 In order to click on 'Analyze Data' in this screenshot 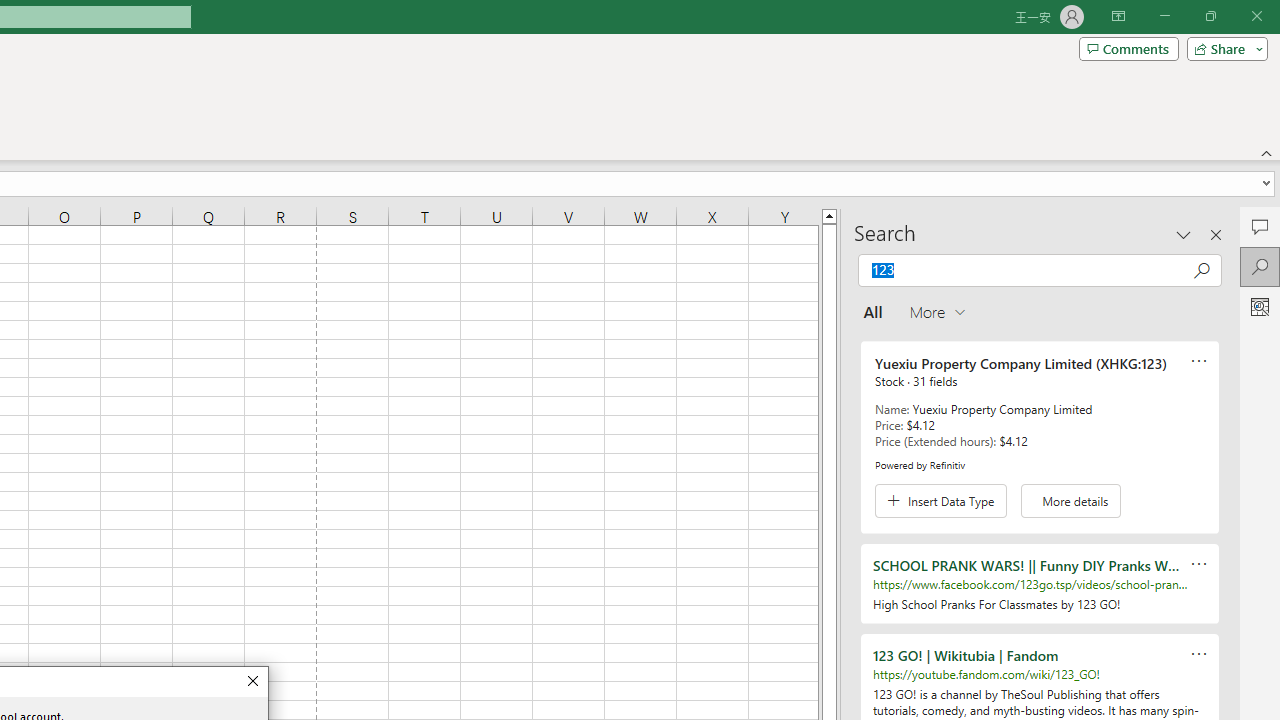, I will do `click(1259, 307)`.